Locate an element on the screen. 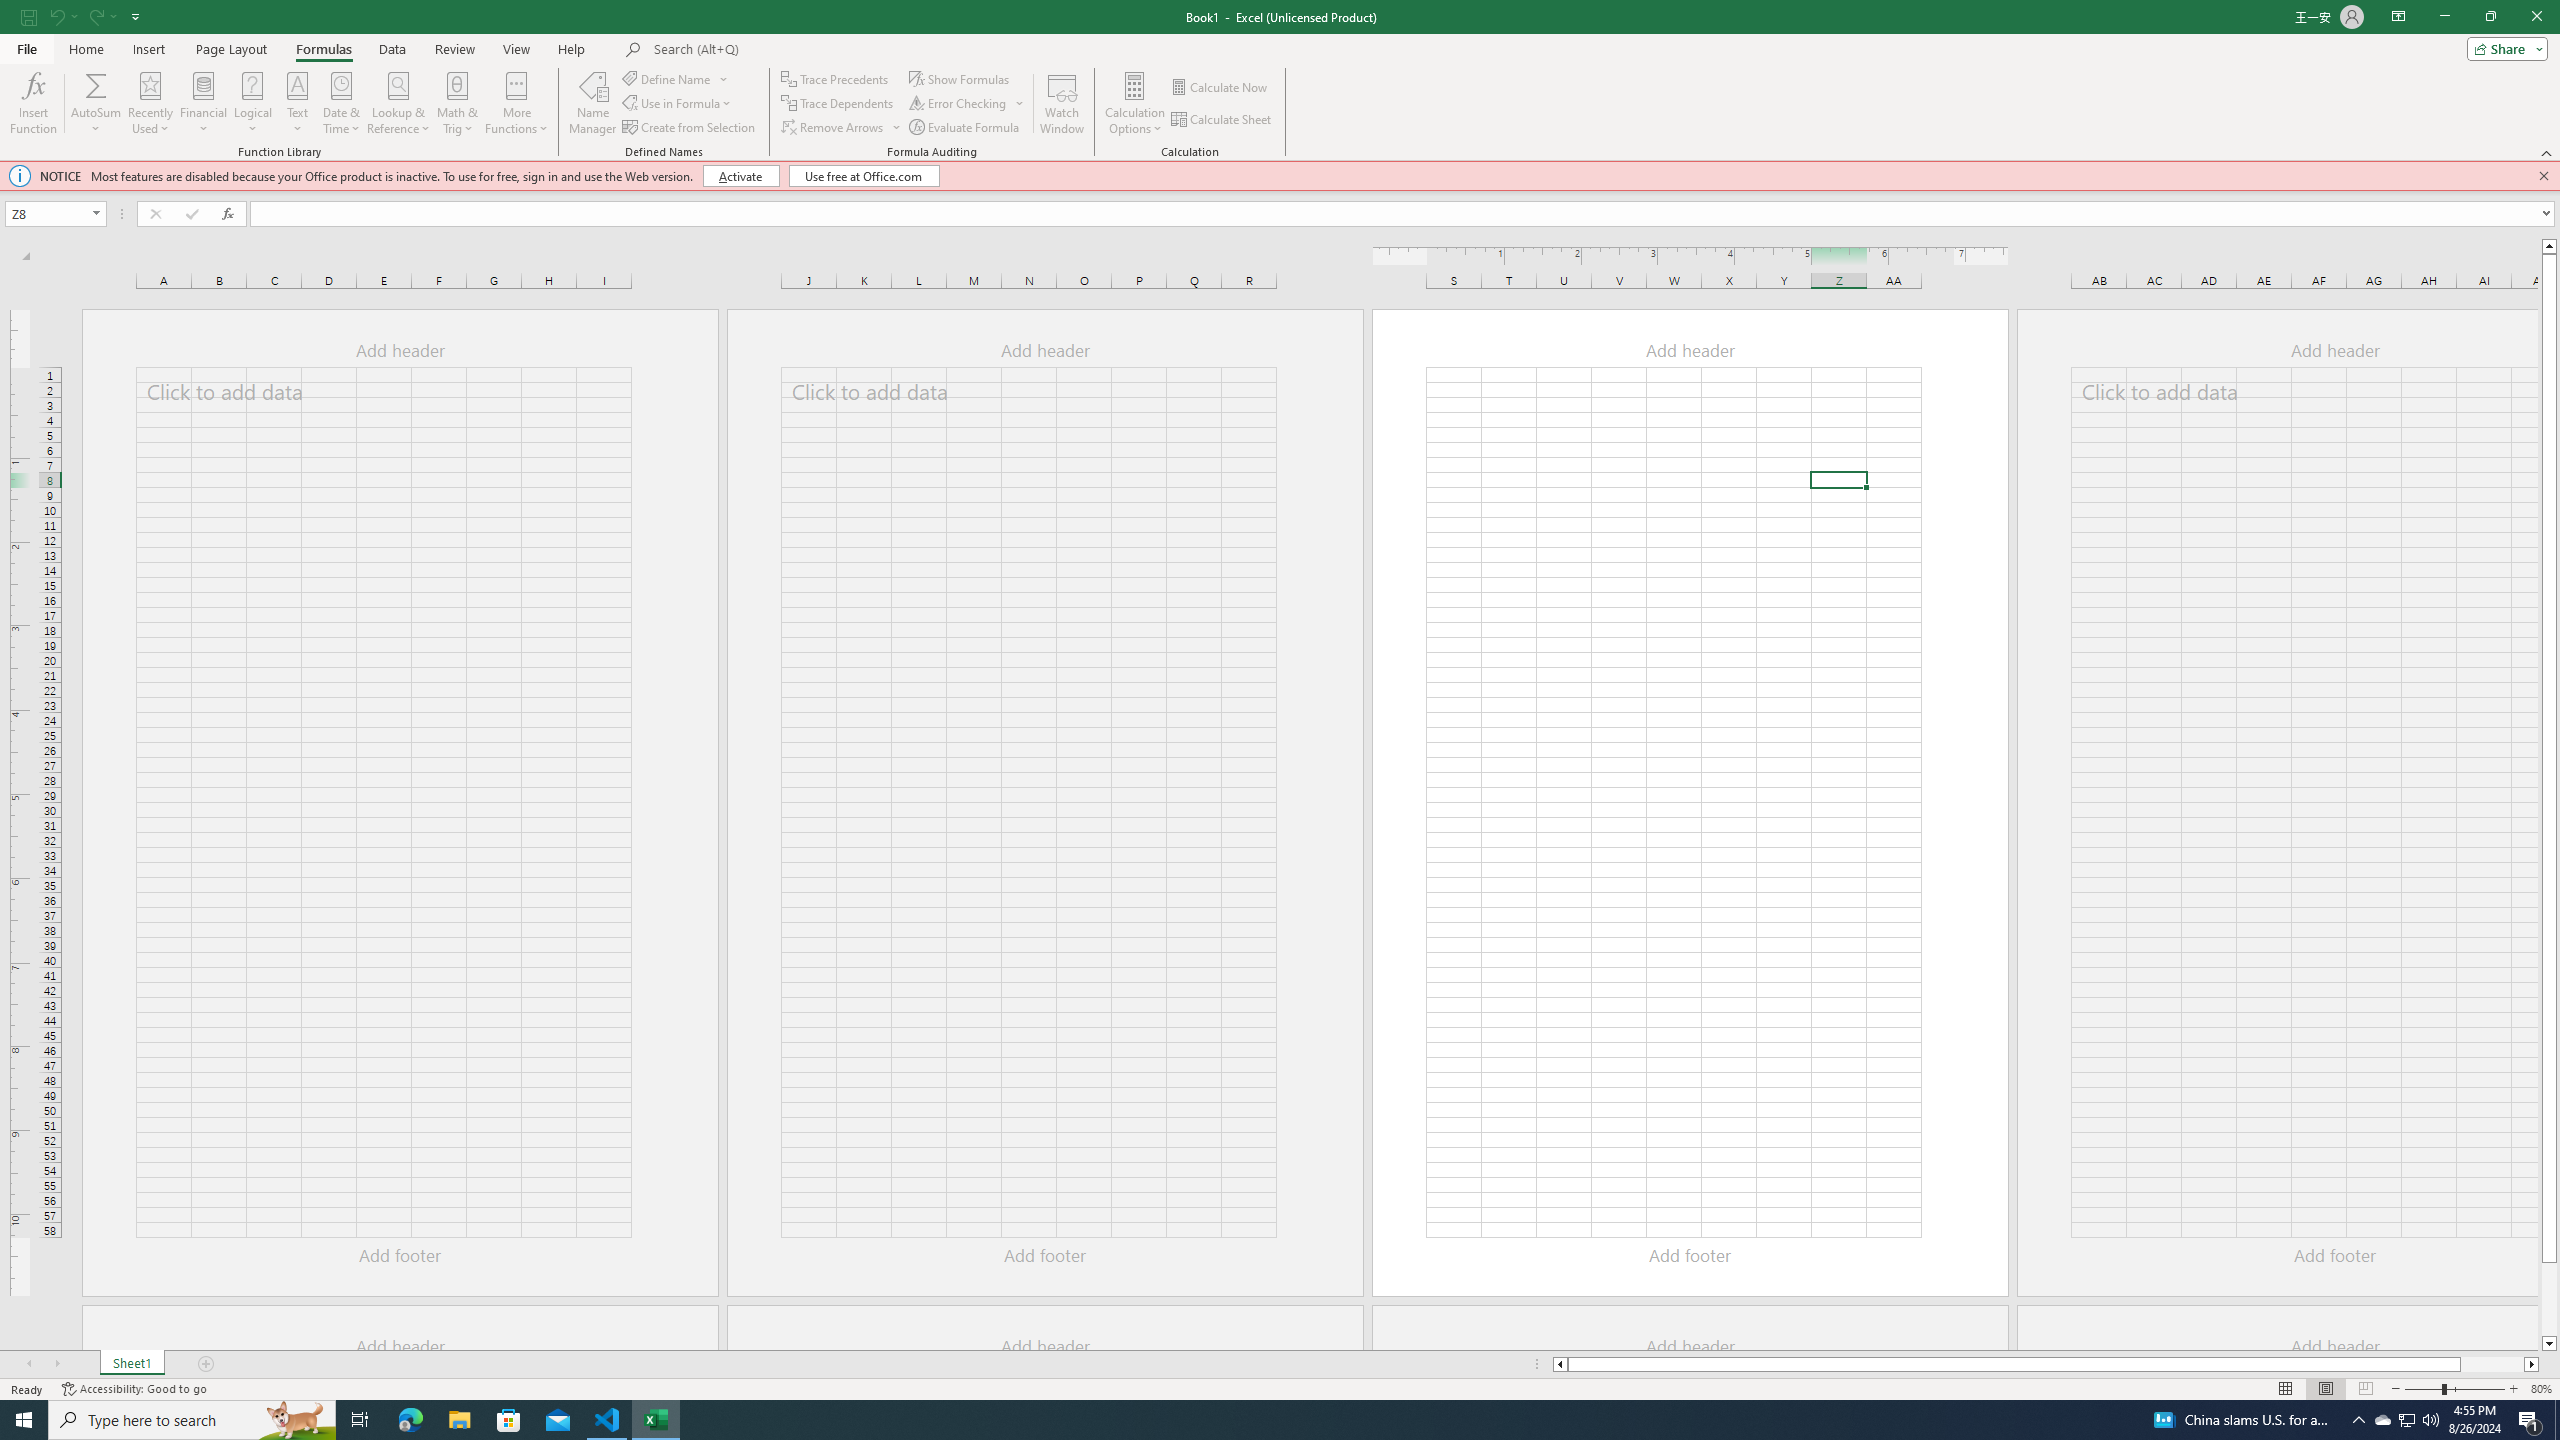 This screenshot has width=2560, height=1440. 'Remove Arrows' is located at coordinates (841, 127).